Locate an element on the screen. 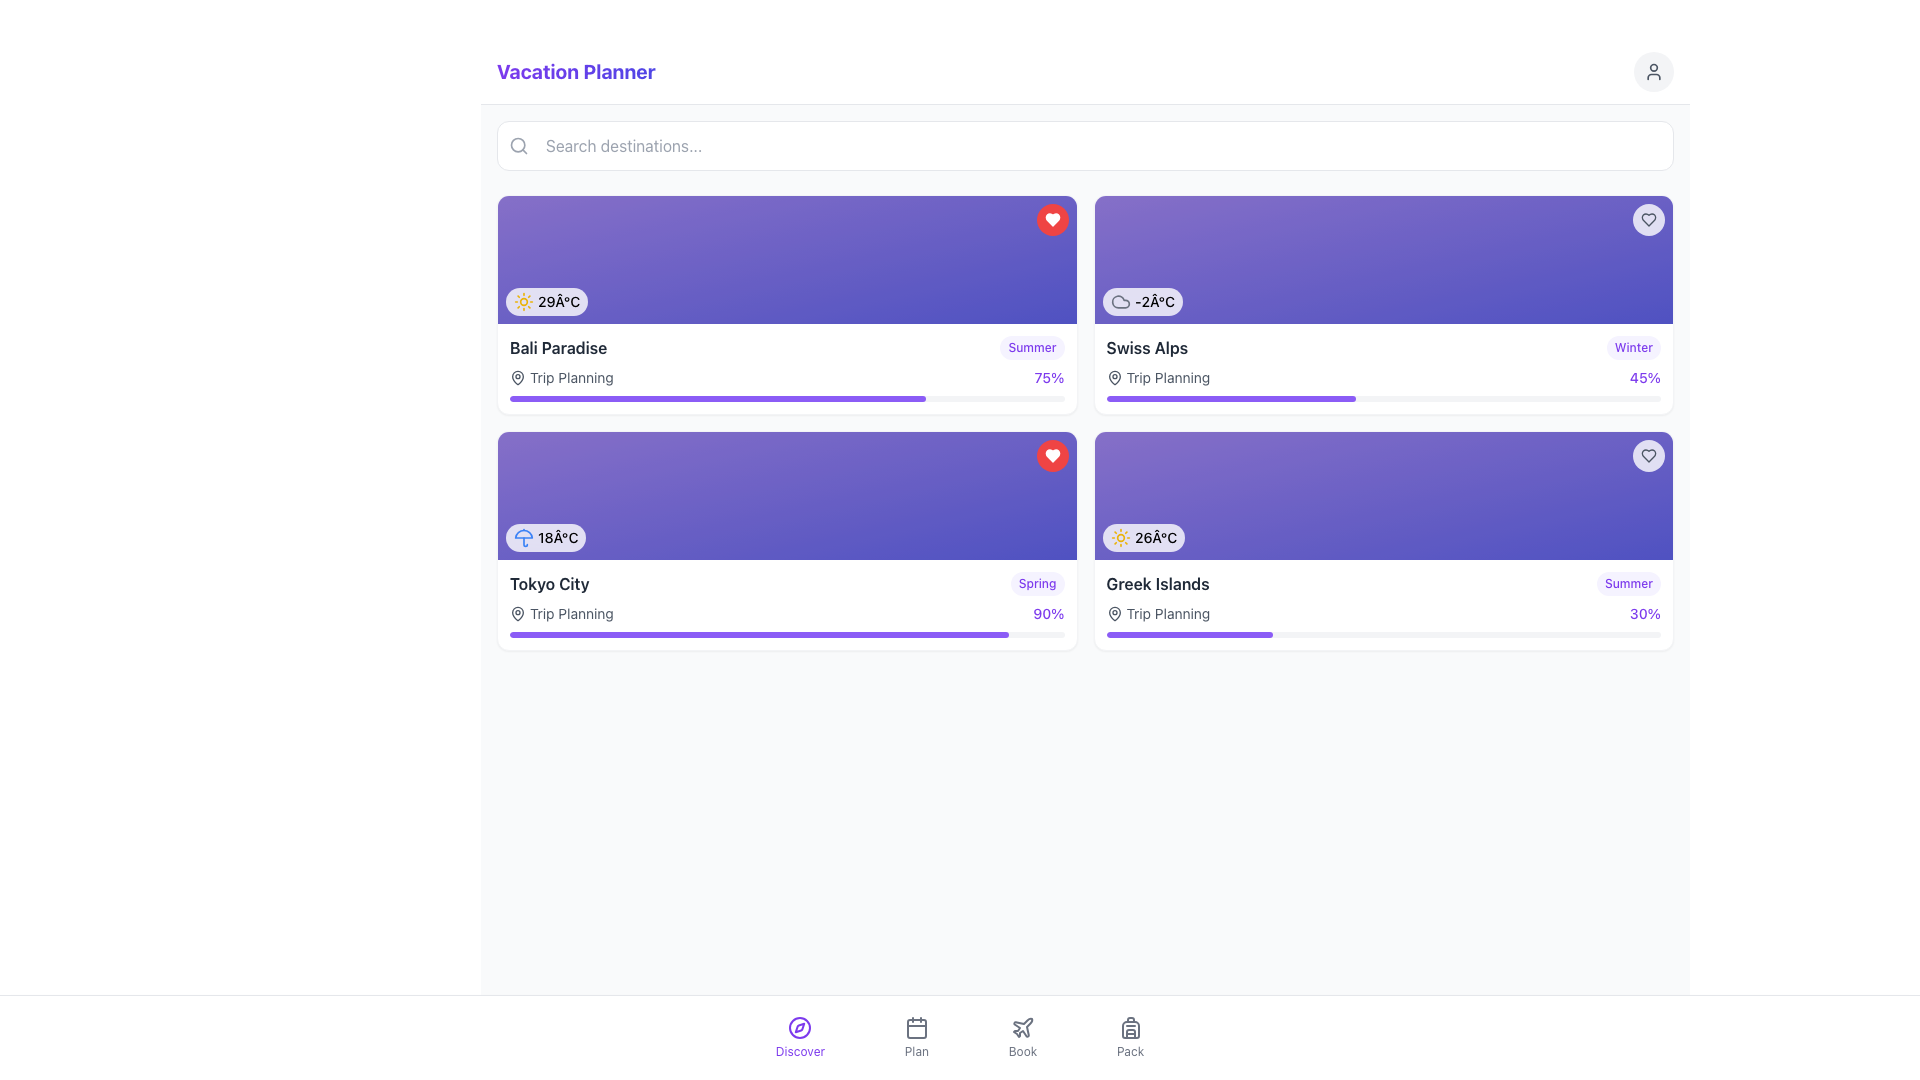 The width and height of the screenshot is (1920, 1080). the small, vector-based pin icon located below the 'Trip Planning' text on the 'Tokyo City' card in the lower-left quadrant of the interface is located at coordinates (518, 612).